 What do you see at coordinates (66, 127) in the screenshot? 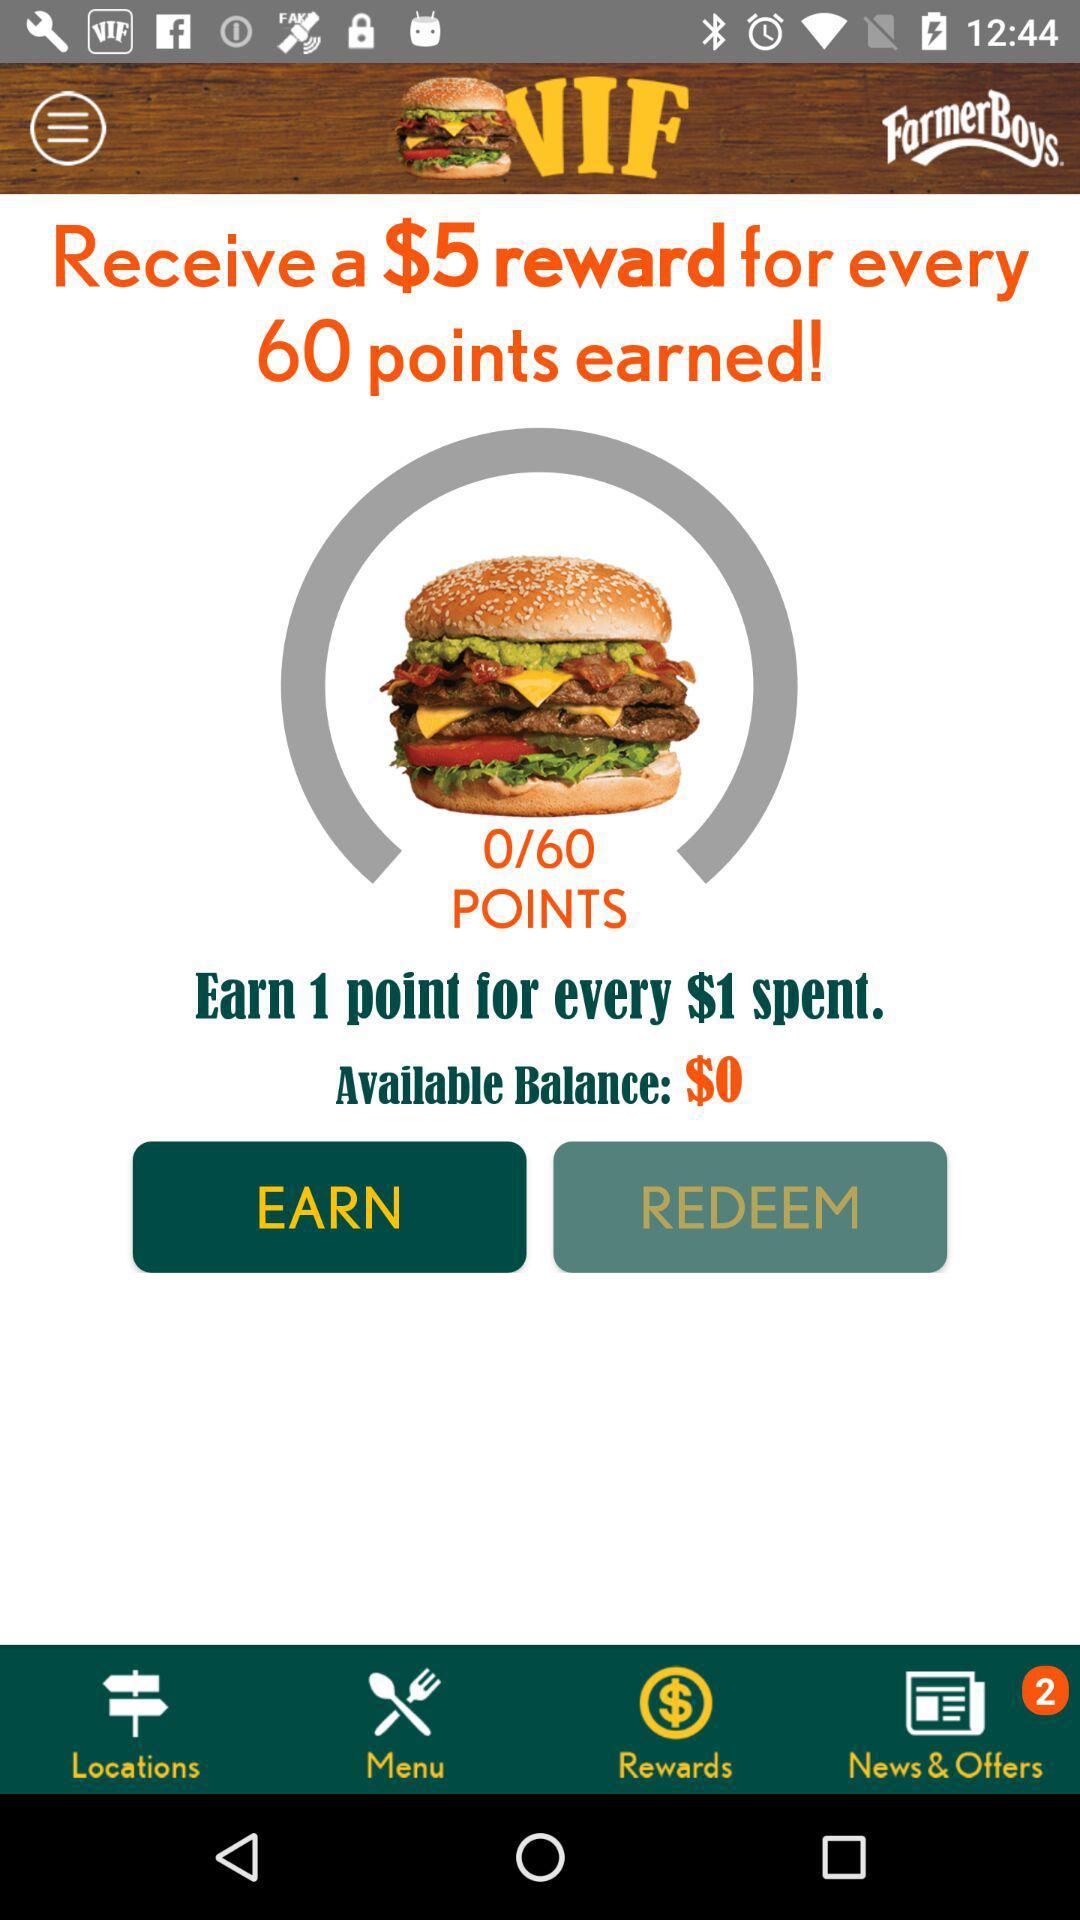
I see `the icon above the receive a 5 item` at bounding box center [66, 127].